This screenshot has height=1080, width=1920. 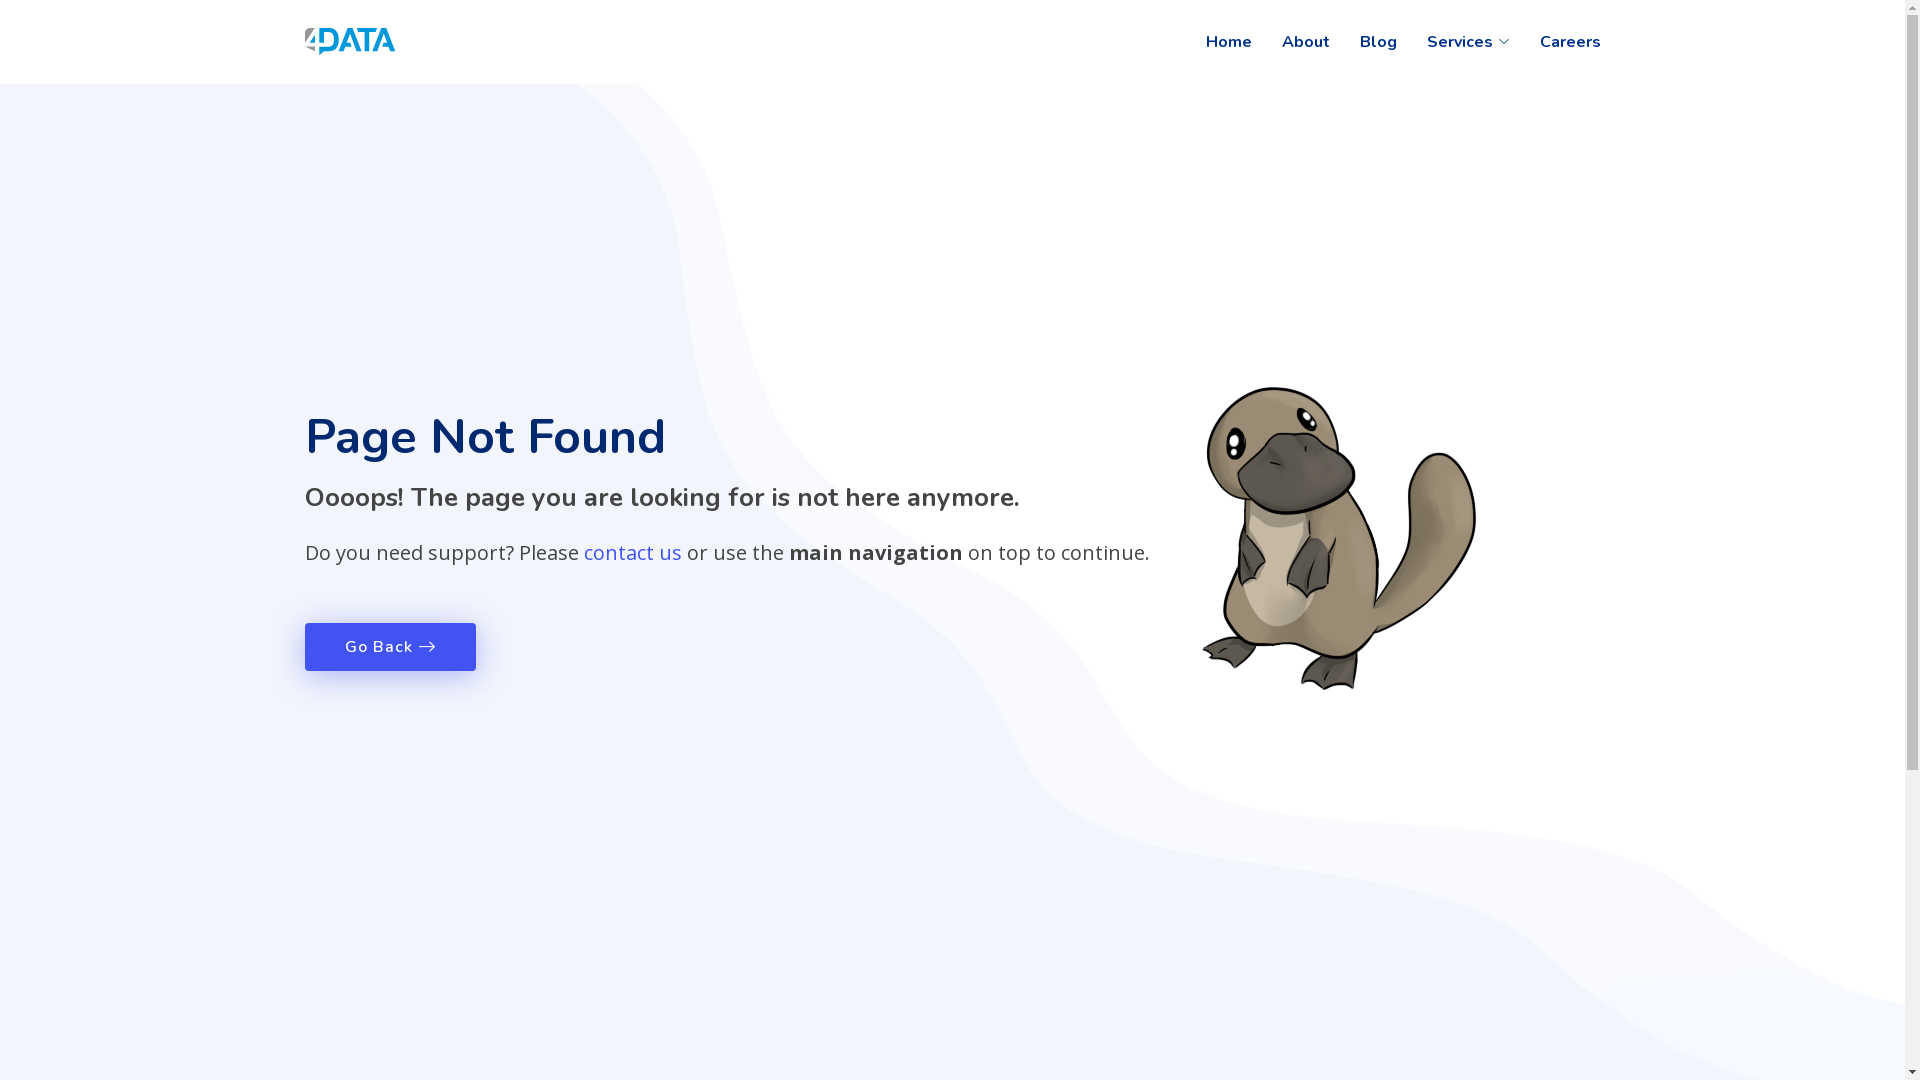 I want to click on 'Home', so click(x=1213, y=42).